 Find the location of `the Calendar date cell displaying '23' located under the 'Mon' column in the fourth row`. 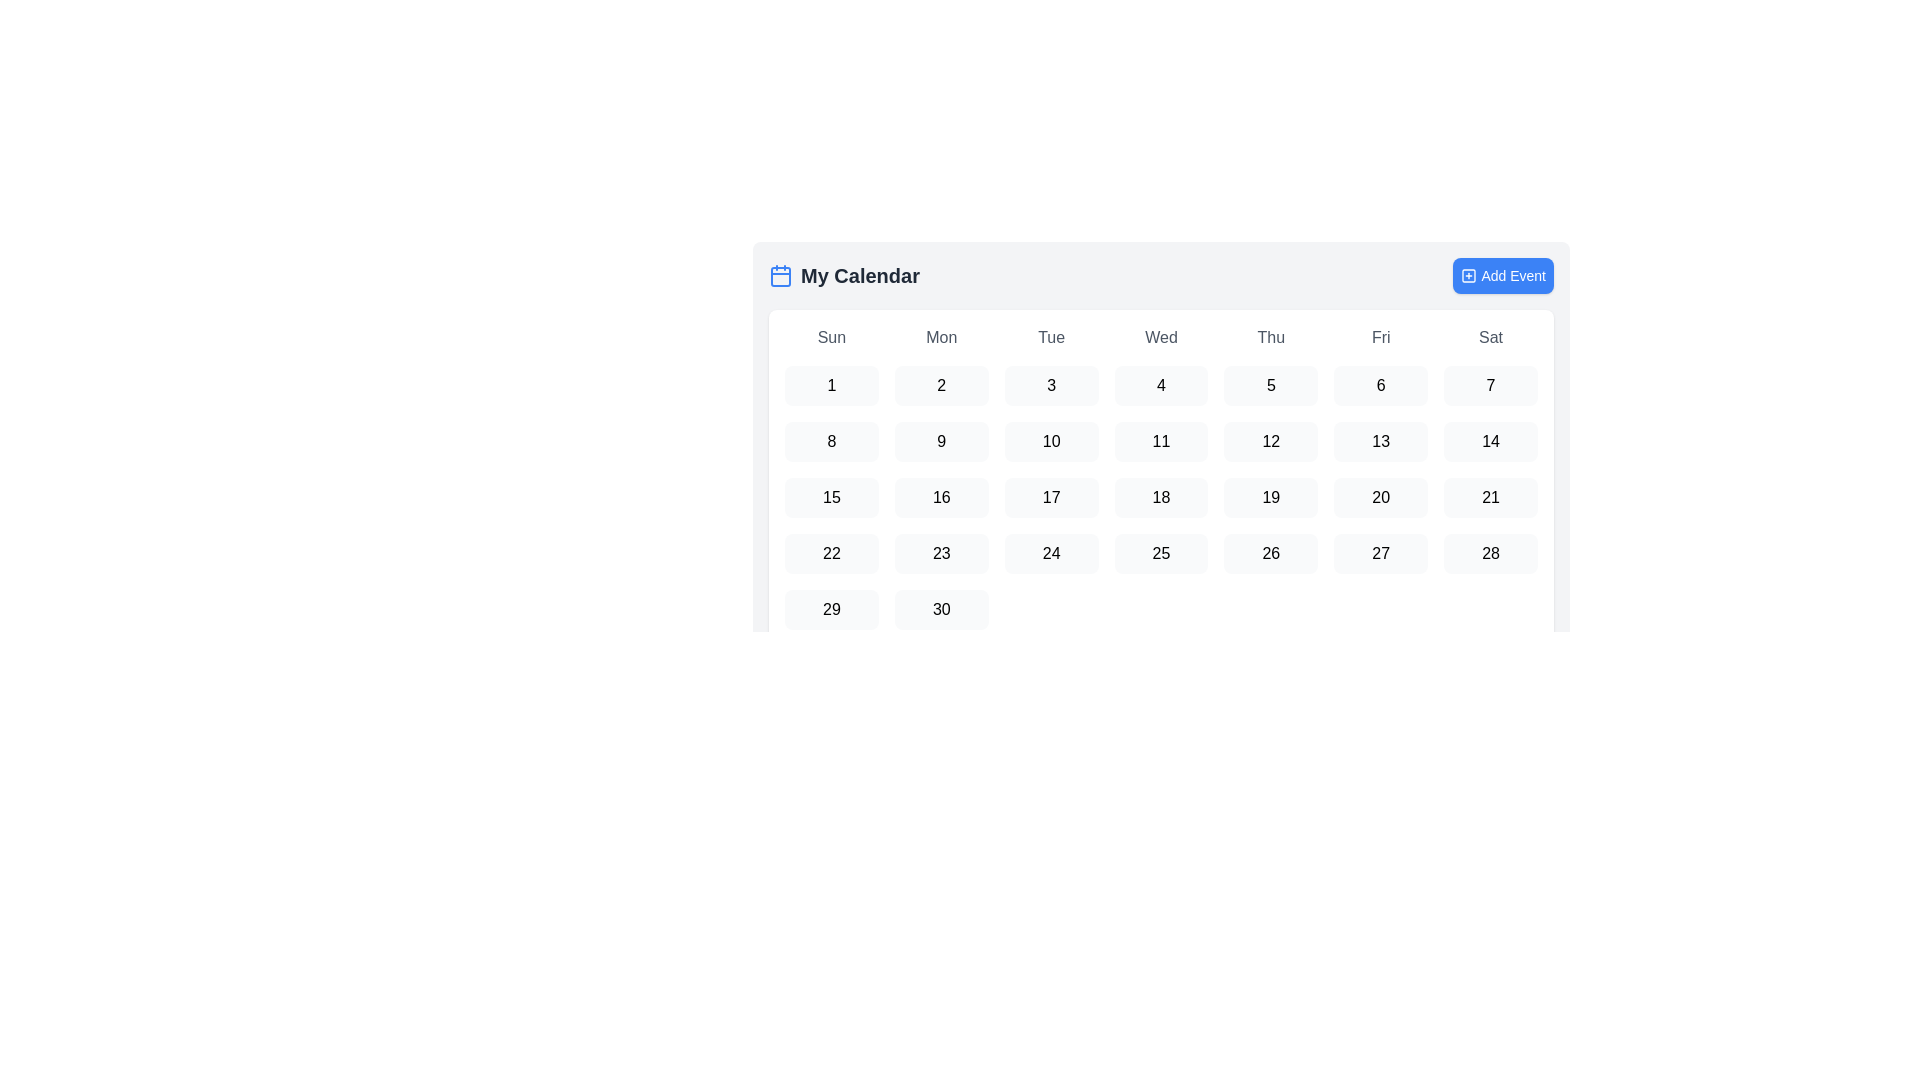

the Calendar date cell displaying '23' located under the 'Mon' column in the fourth row is located at coordinates (940, 554).